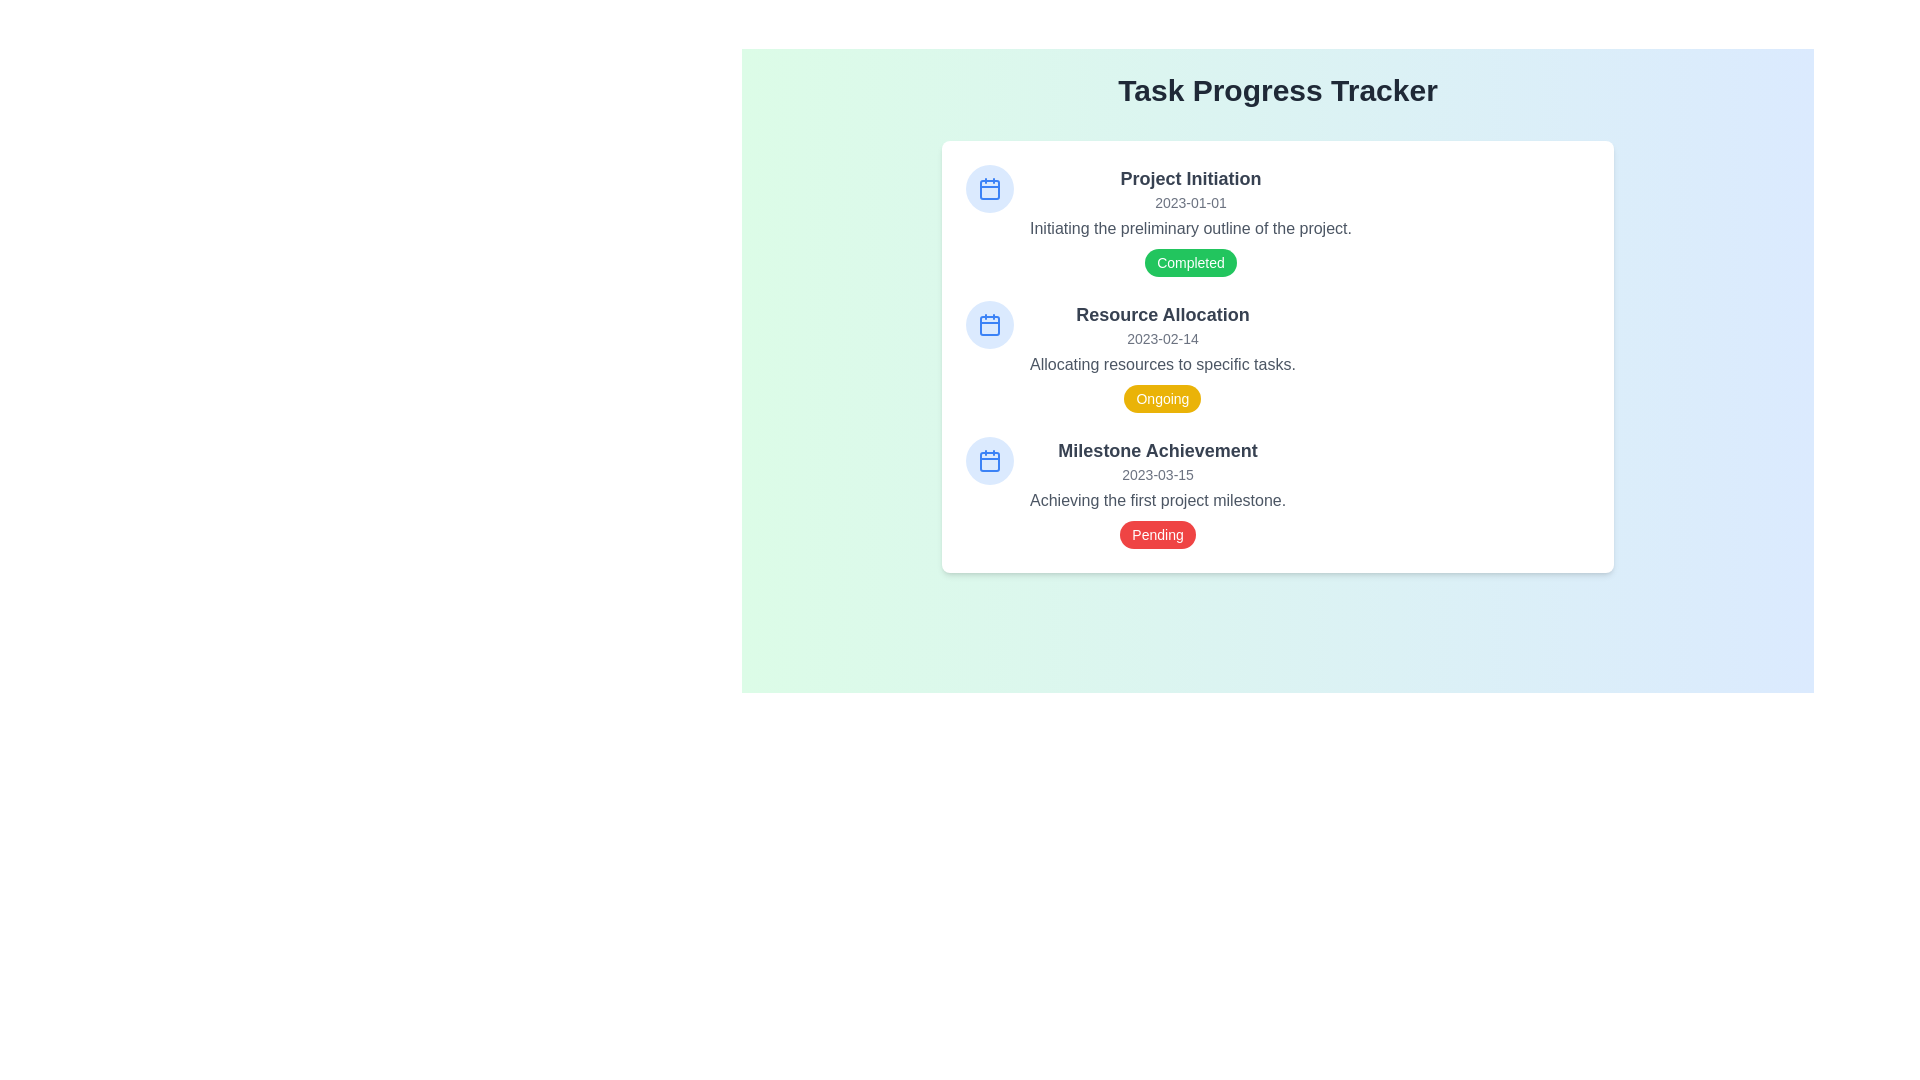 This screenshot has width=1920, height=1080. I want to click on the static text label styled as a section heading for 'Resource Allocation' located in the second row of the task list, so click(1162, 315).